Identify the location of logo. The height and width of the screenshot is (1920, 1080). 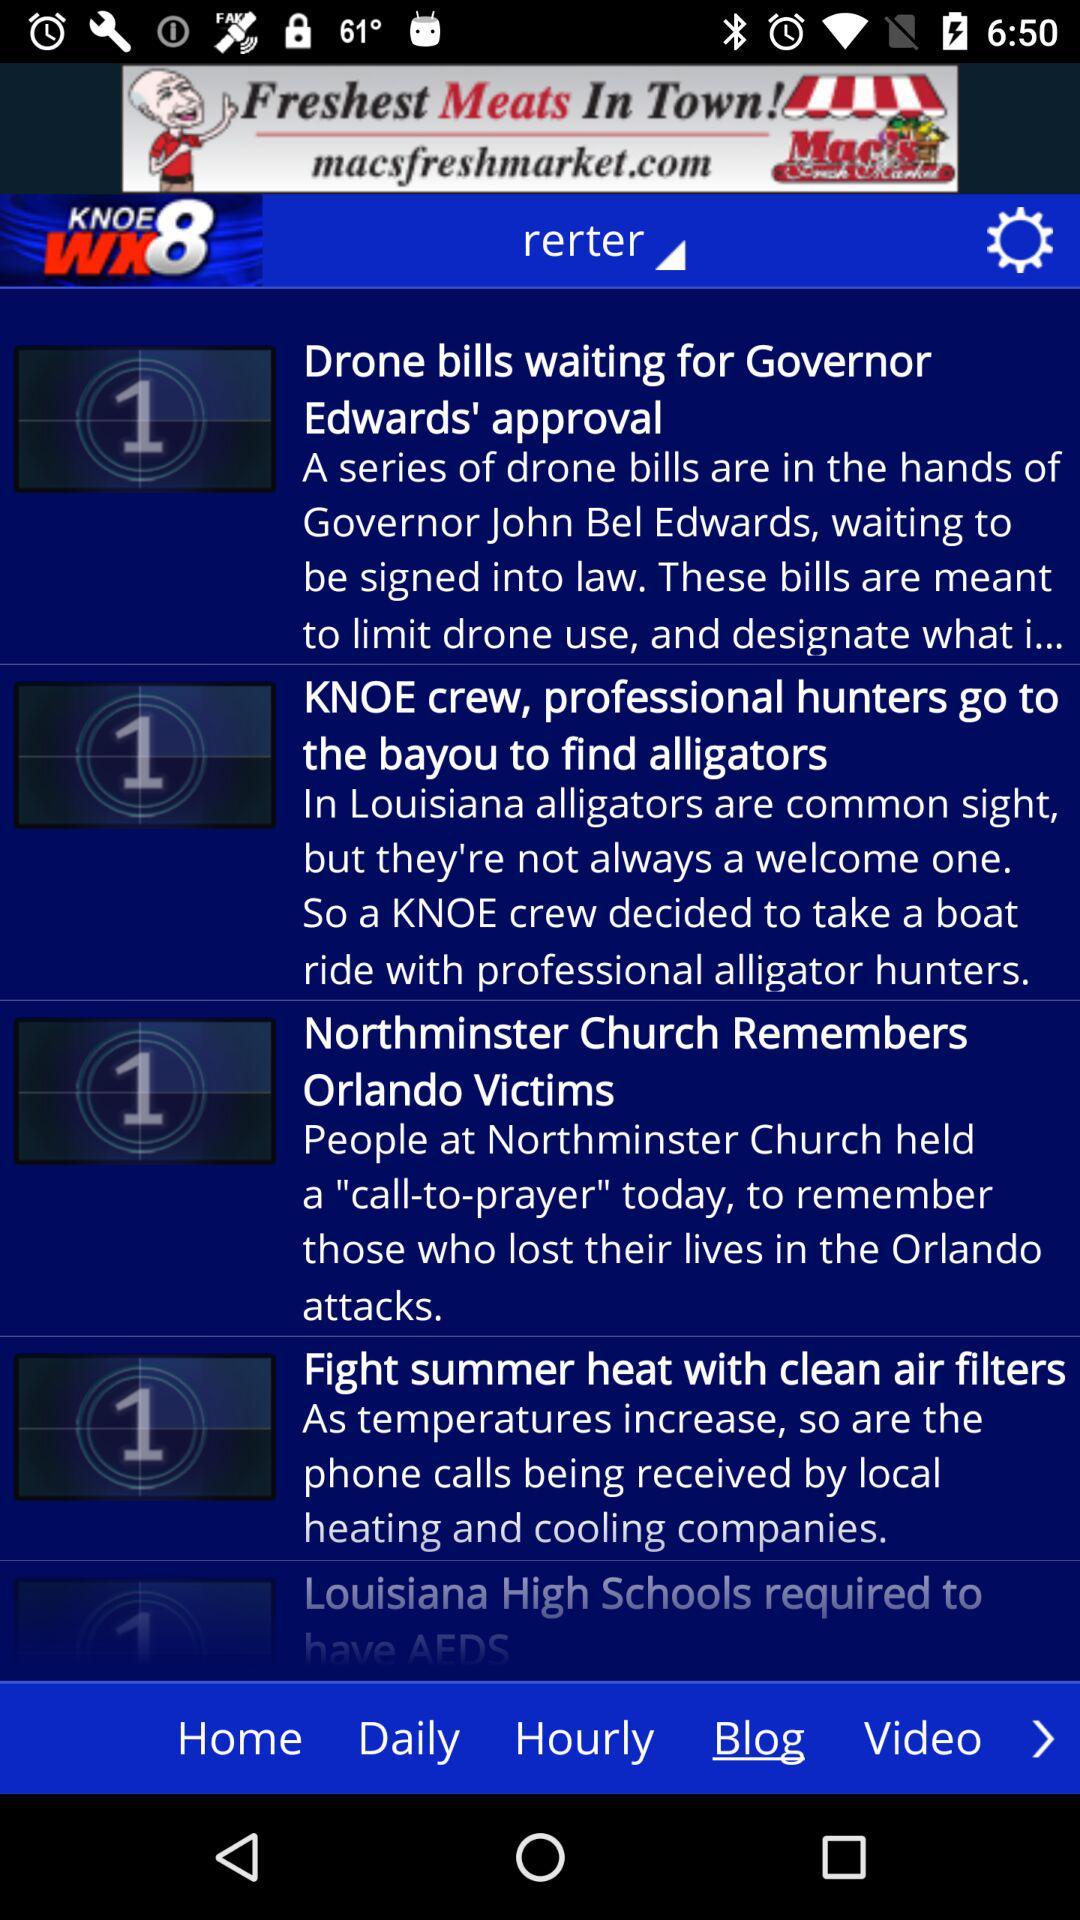
(131, 240).